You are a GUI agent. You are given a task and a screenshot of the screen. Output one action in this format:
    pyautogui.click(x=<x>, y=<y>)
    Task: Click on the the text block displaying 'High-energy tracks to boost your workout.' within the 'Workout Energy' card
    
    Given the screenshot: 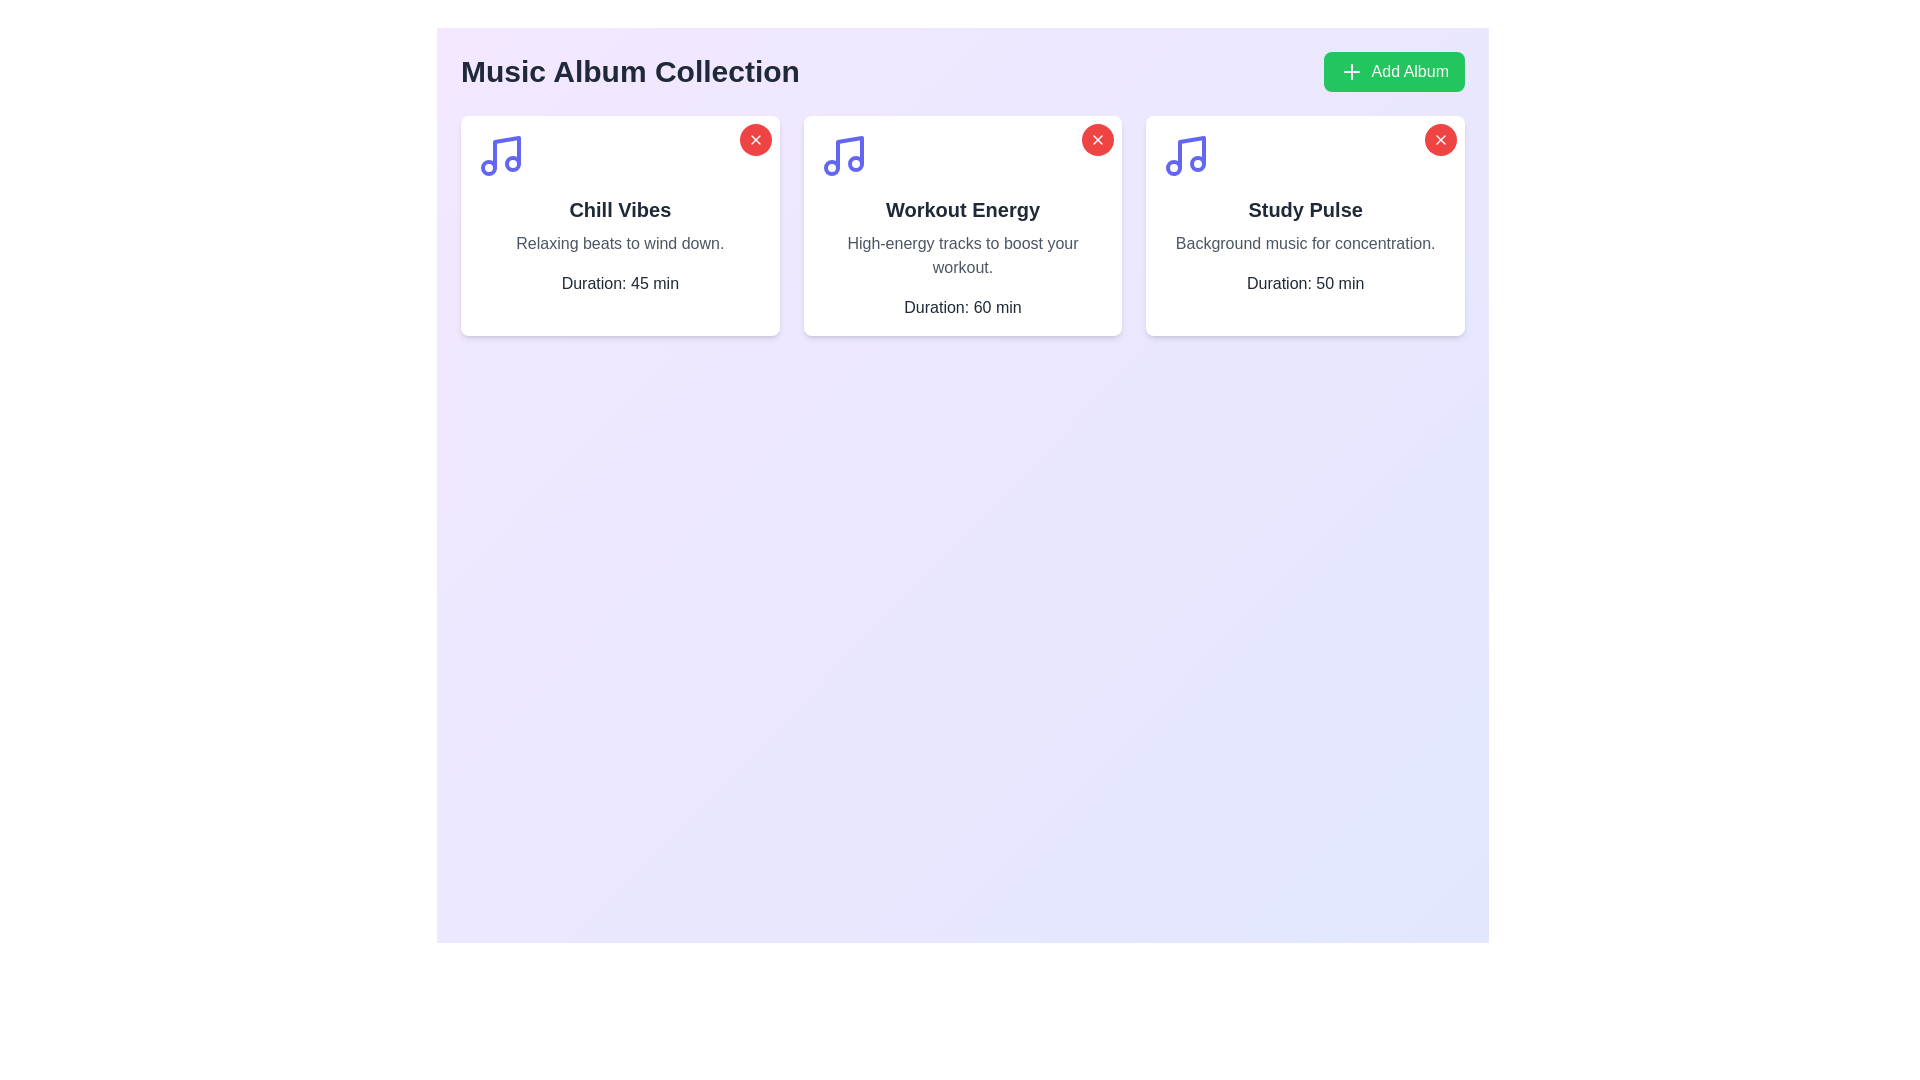 What is the action you would take?
    pyautogui.click(x=963, y=254)
    